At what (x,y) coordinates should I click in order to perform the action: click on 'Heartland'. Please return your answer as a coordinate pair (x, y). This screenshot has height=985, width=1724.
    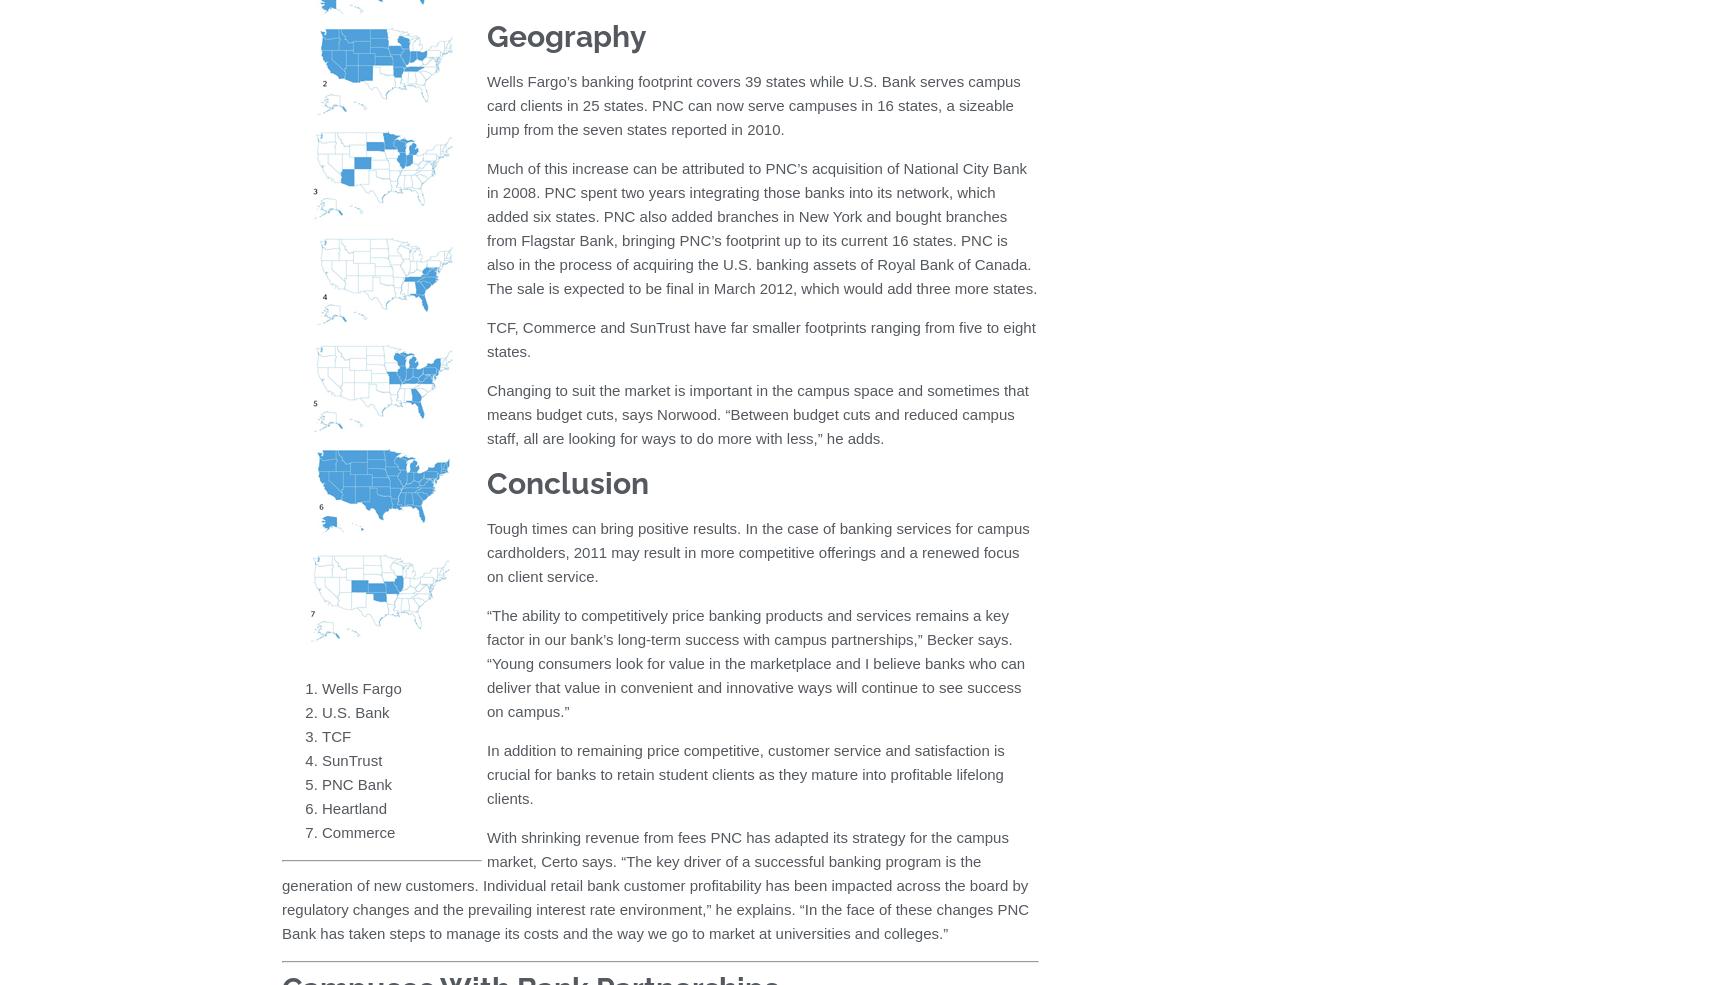
    Looking at the image, I should click on (354, 806).